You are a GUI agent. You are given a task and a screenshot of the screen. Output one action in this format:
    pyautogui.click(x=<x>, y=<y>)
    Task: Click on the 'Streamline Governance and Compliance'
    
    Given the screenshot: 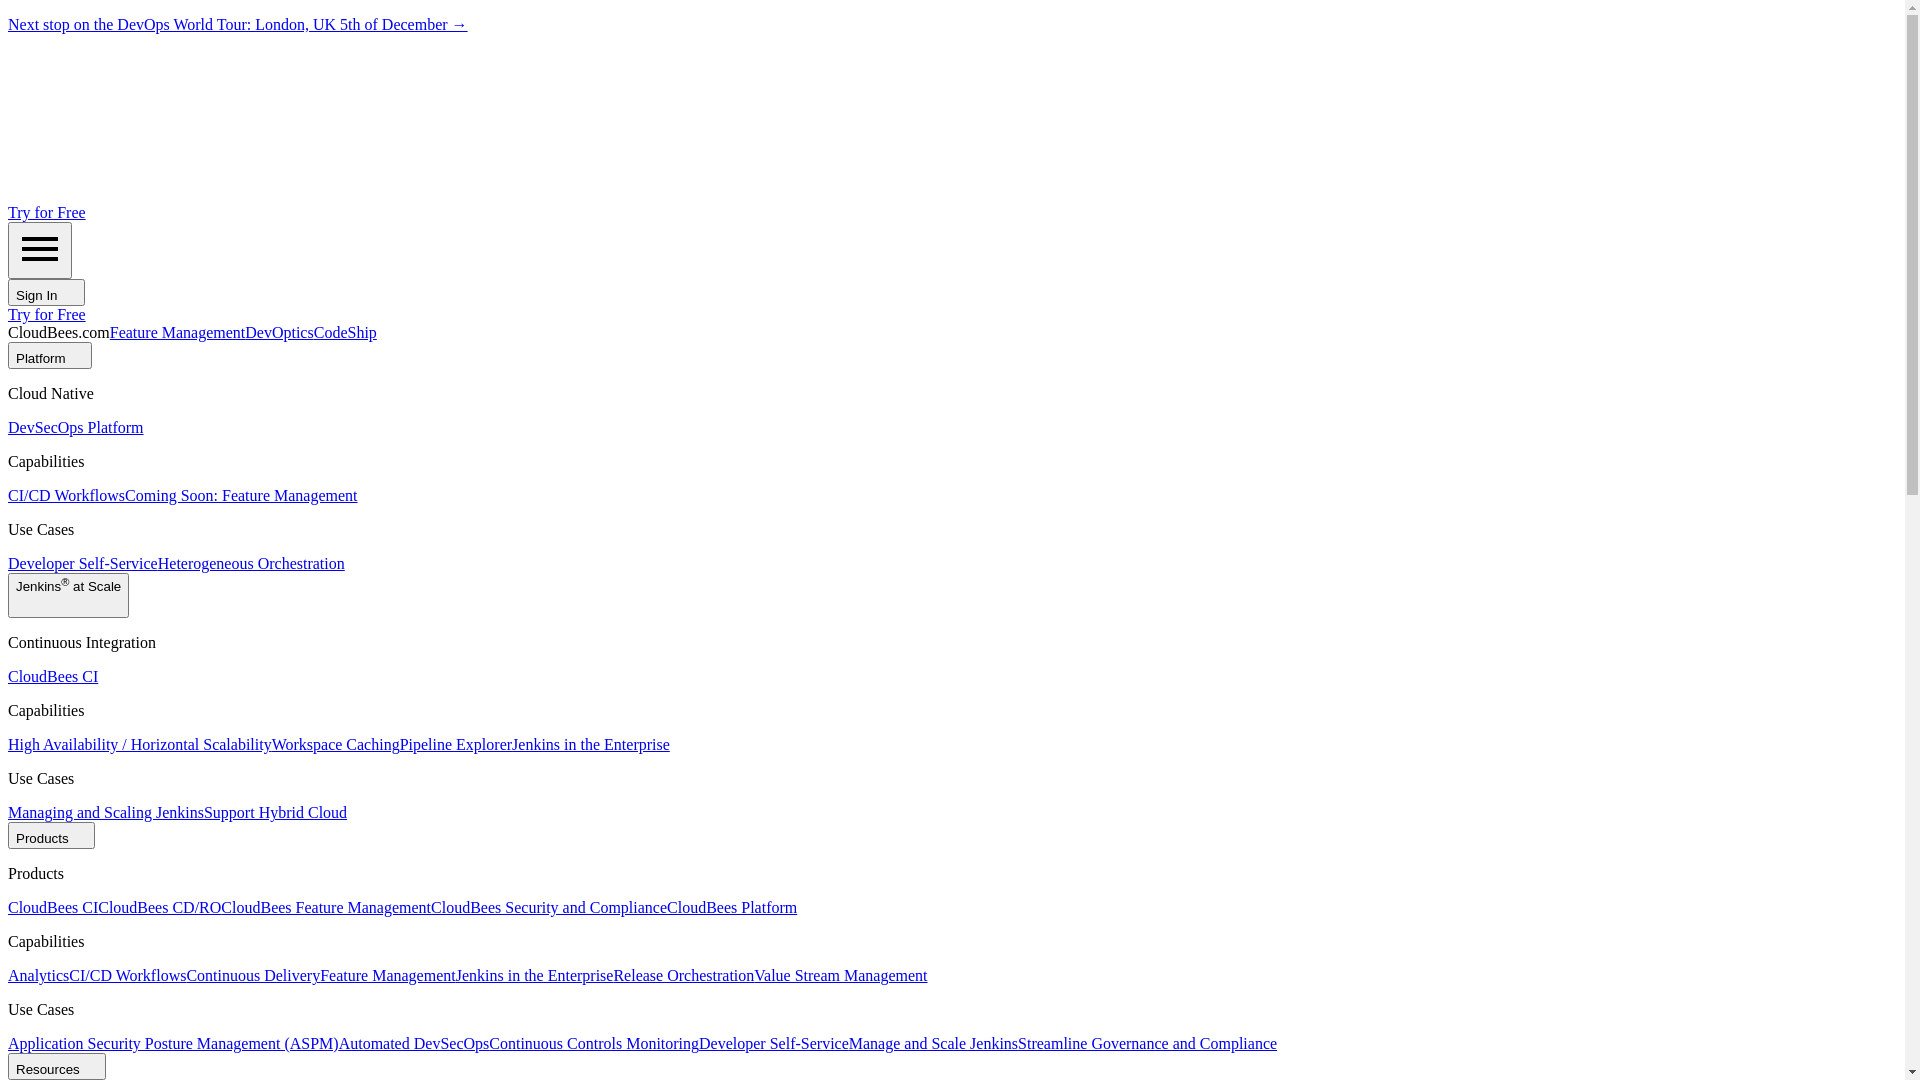 What is the action you would take?
    pyautogui.click(x=1147, y=1042)
    